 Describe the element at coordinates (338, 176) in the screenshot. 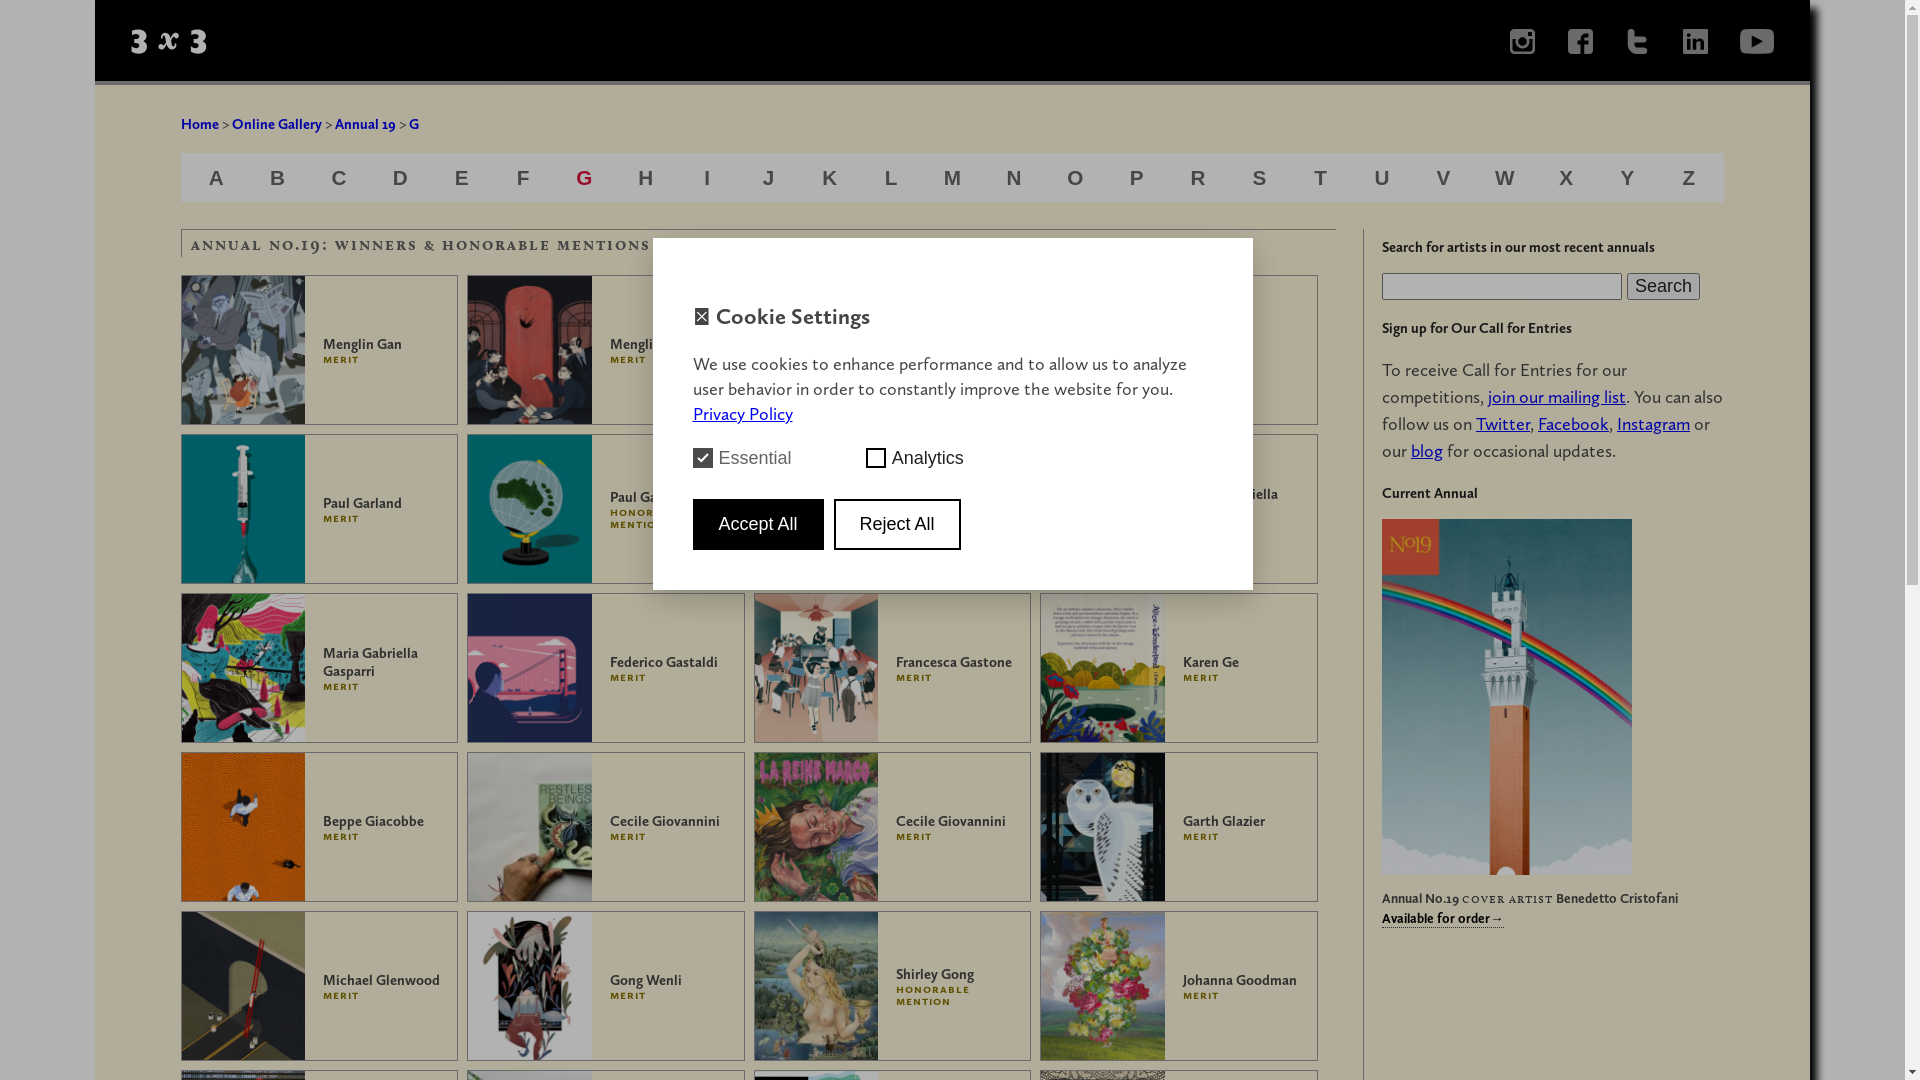

I see `'C'` at that location.